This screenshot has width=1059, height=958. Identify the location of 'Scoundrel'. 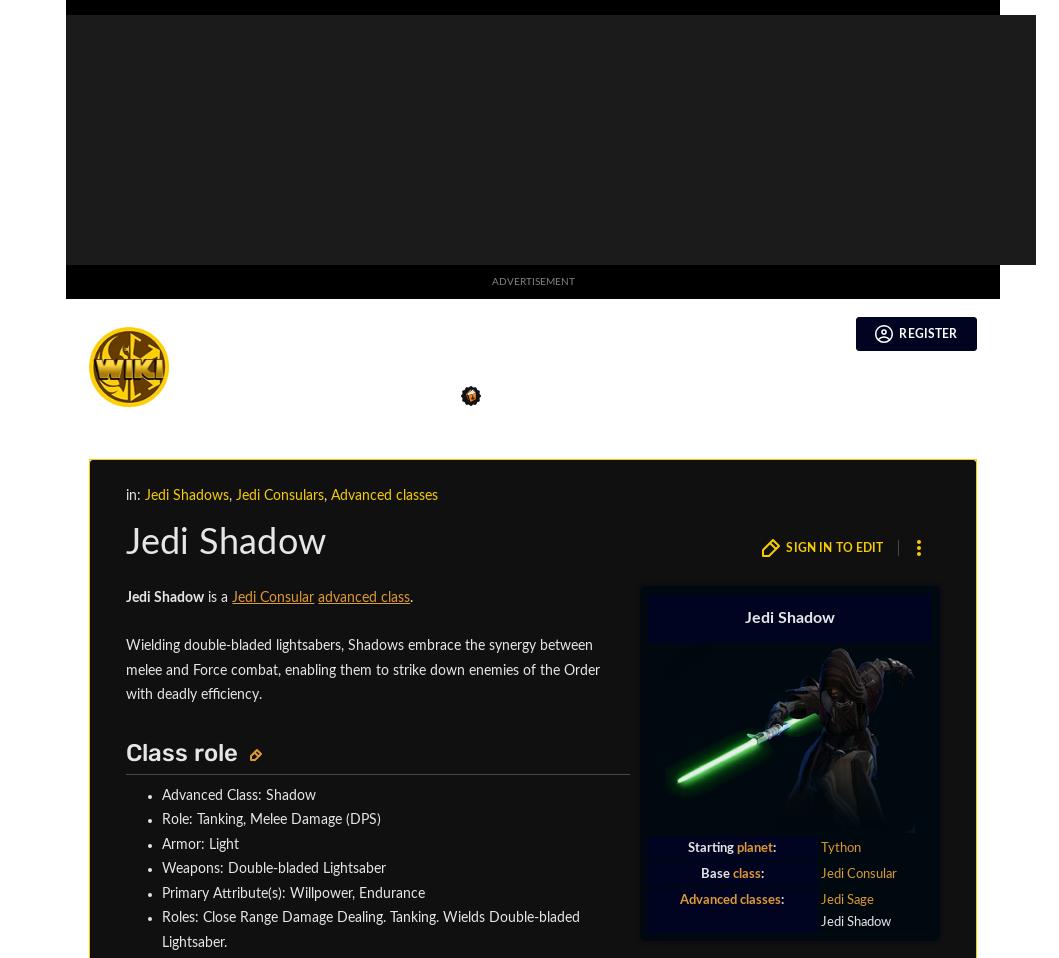
(302, 167).